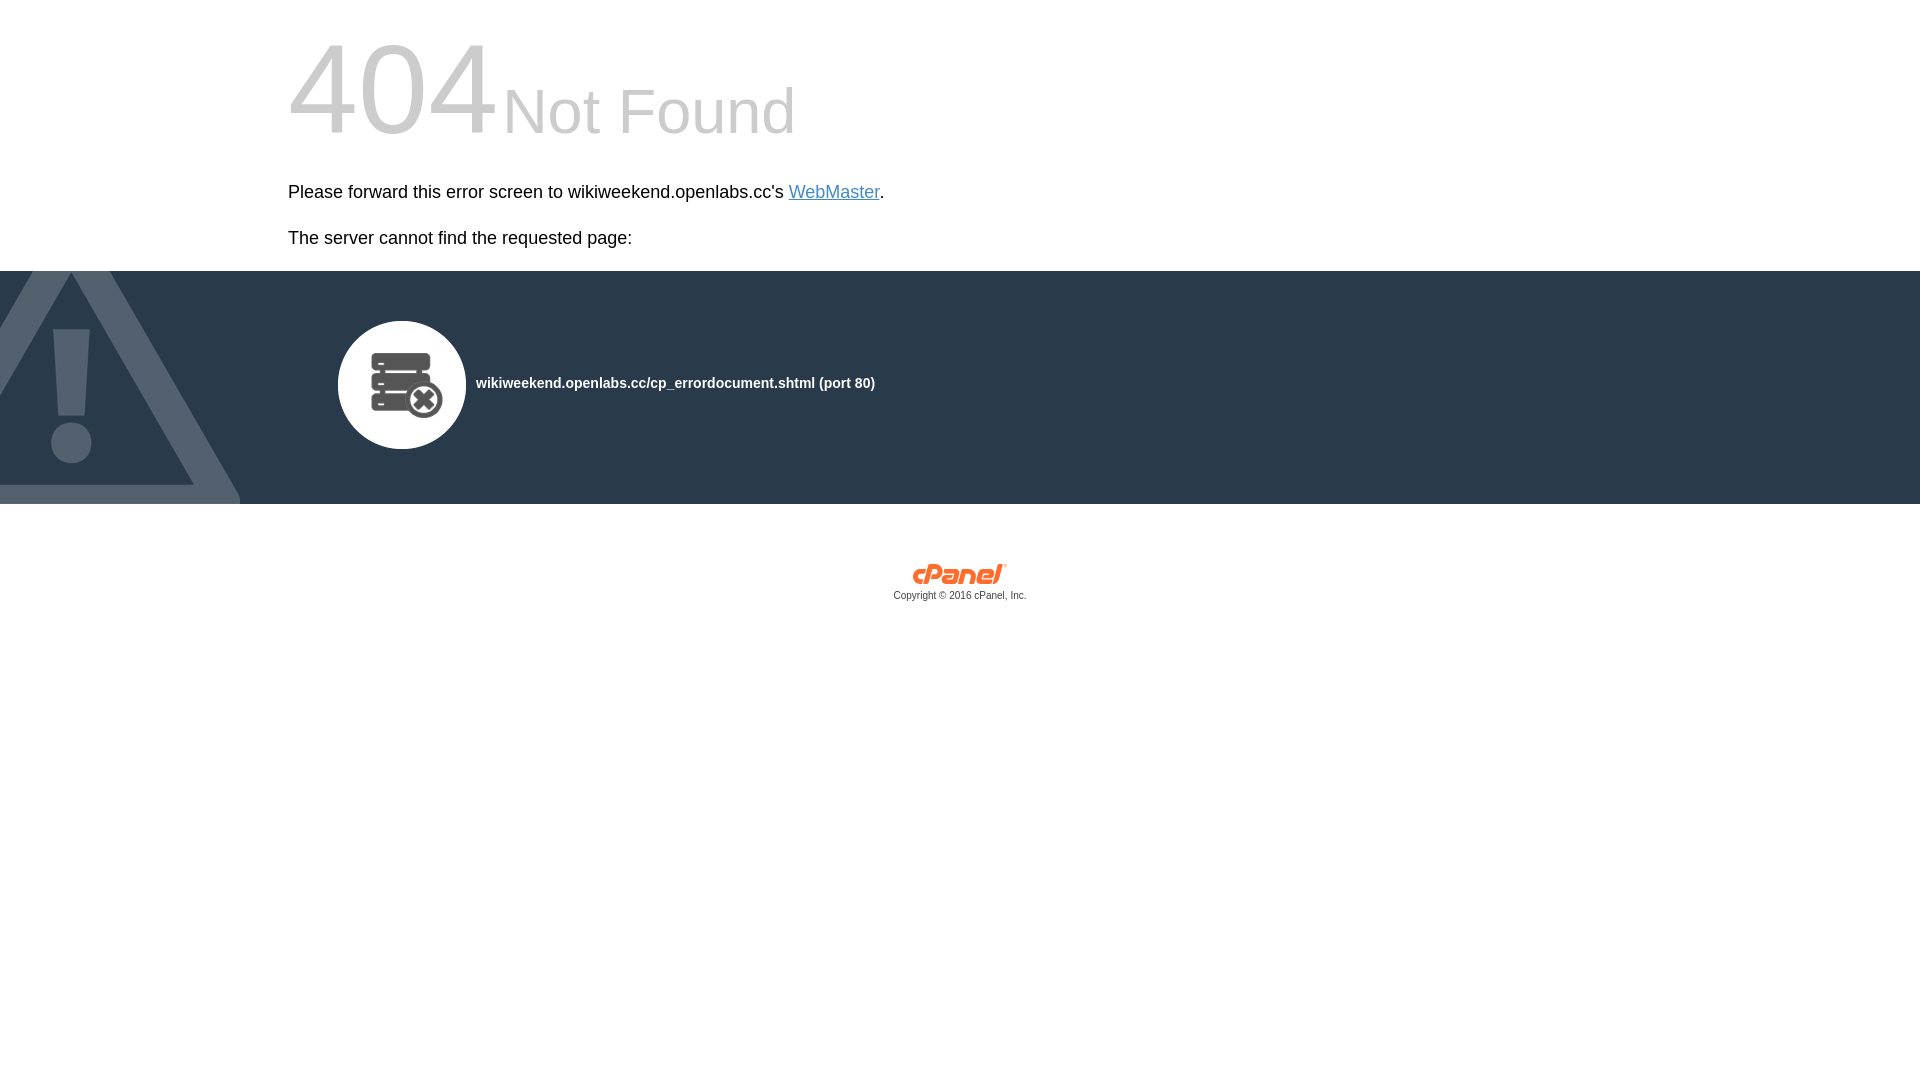 Image resolution: width=1920 pixels, height=1080 pixels. Describe the element at coordinates (834, 192) in the screenshot. I see `'WebMaster'` at that location.